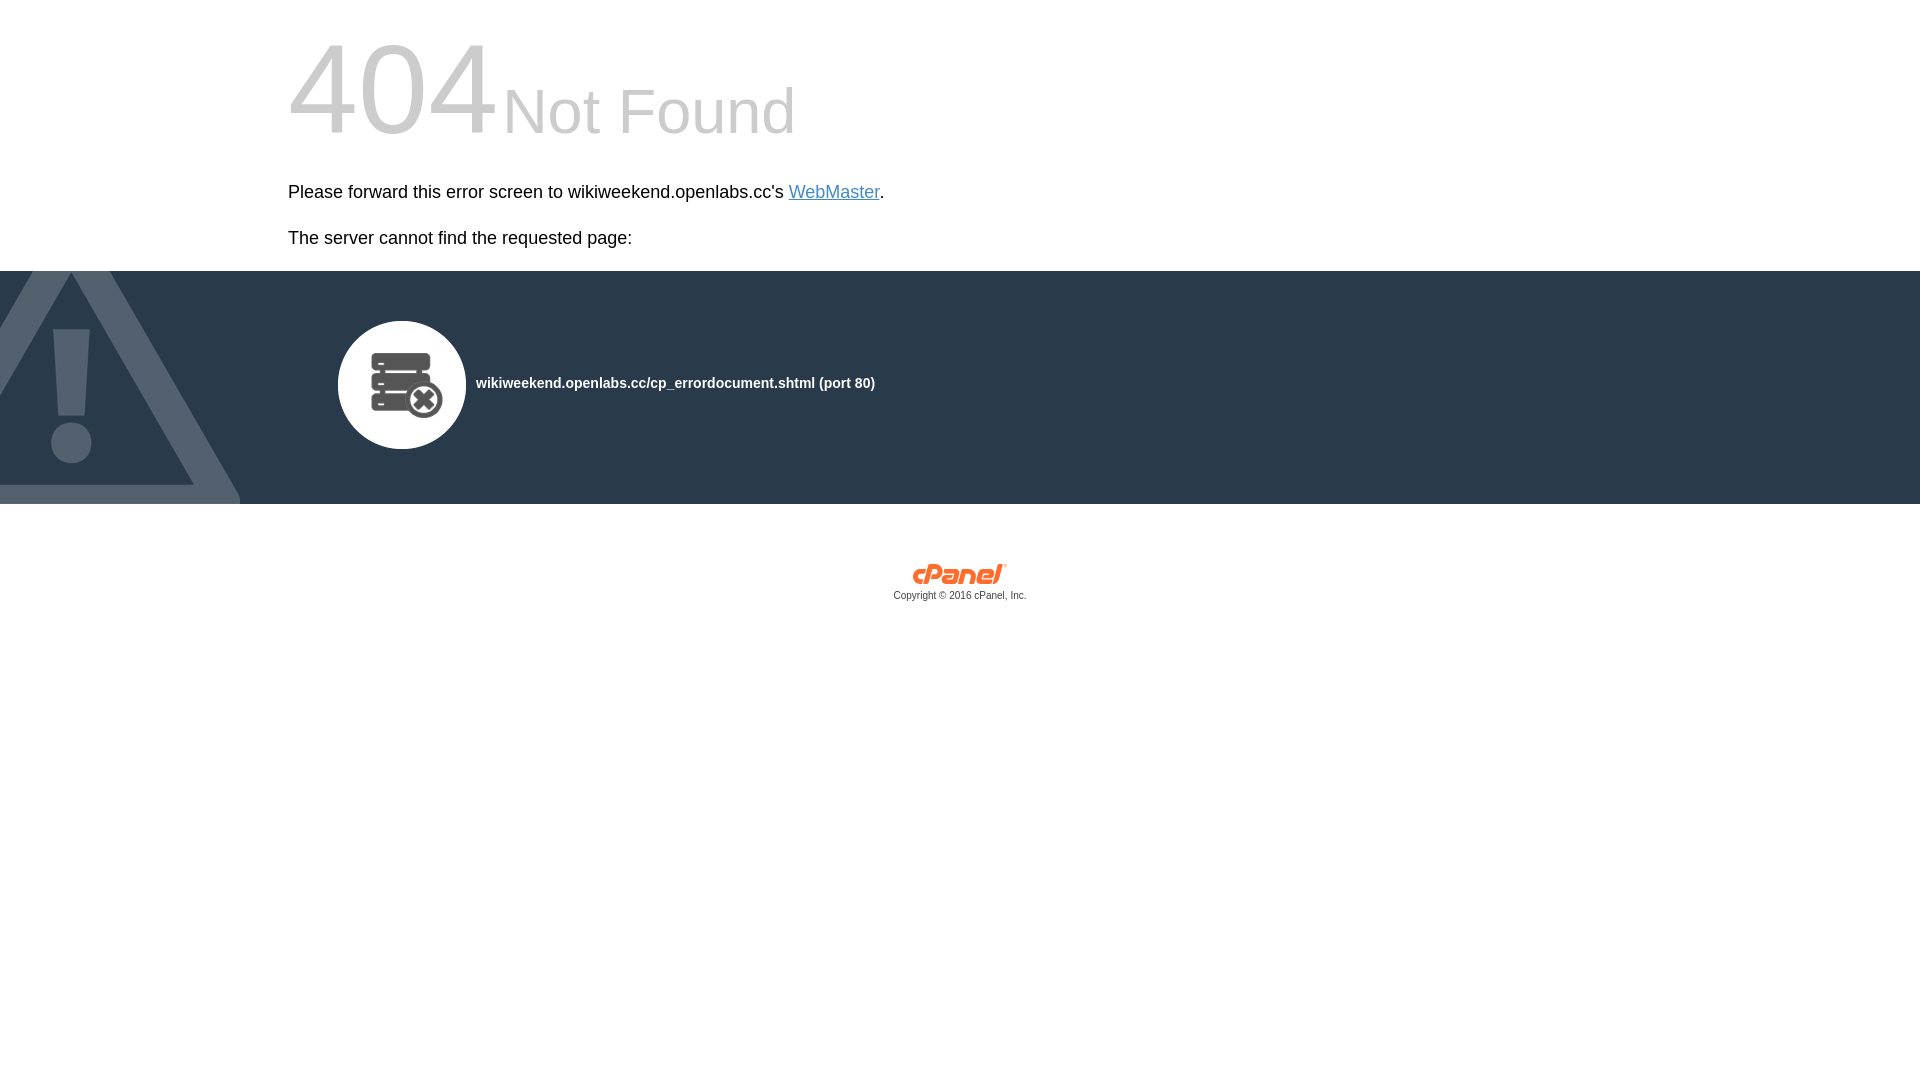 Image resolution: width=1920 pixels, height=1080 pixels. Describe the element at coordinates (834, 192) in the screenshot. I see `'WebMaster'` at that location.